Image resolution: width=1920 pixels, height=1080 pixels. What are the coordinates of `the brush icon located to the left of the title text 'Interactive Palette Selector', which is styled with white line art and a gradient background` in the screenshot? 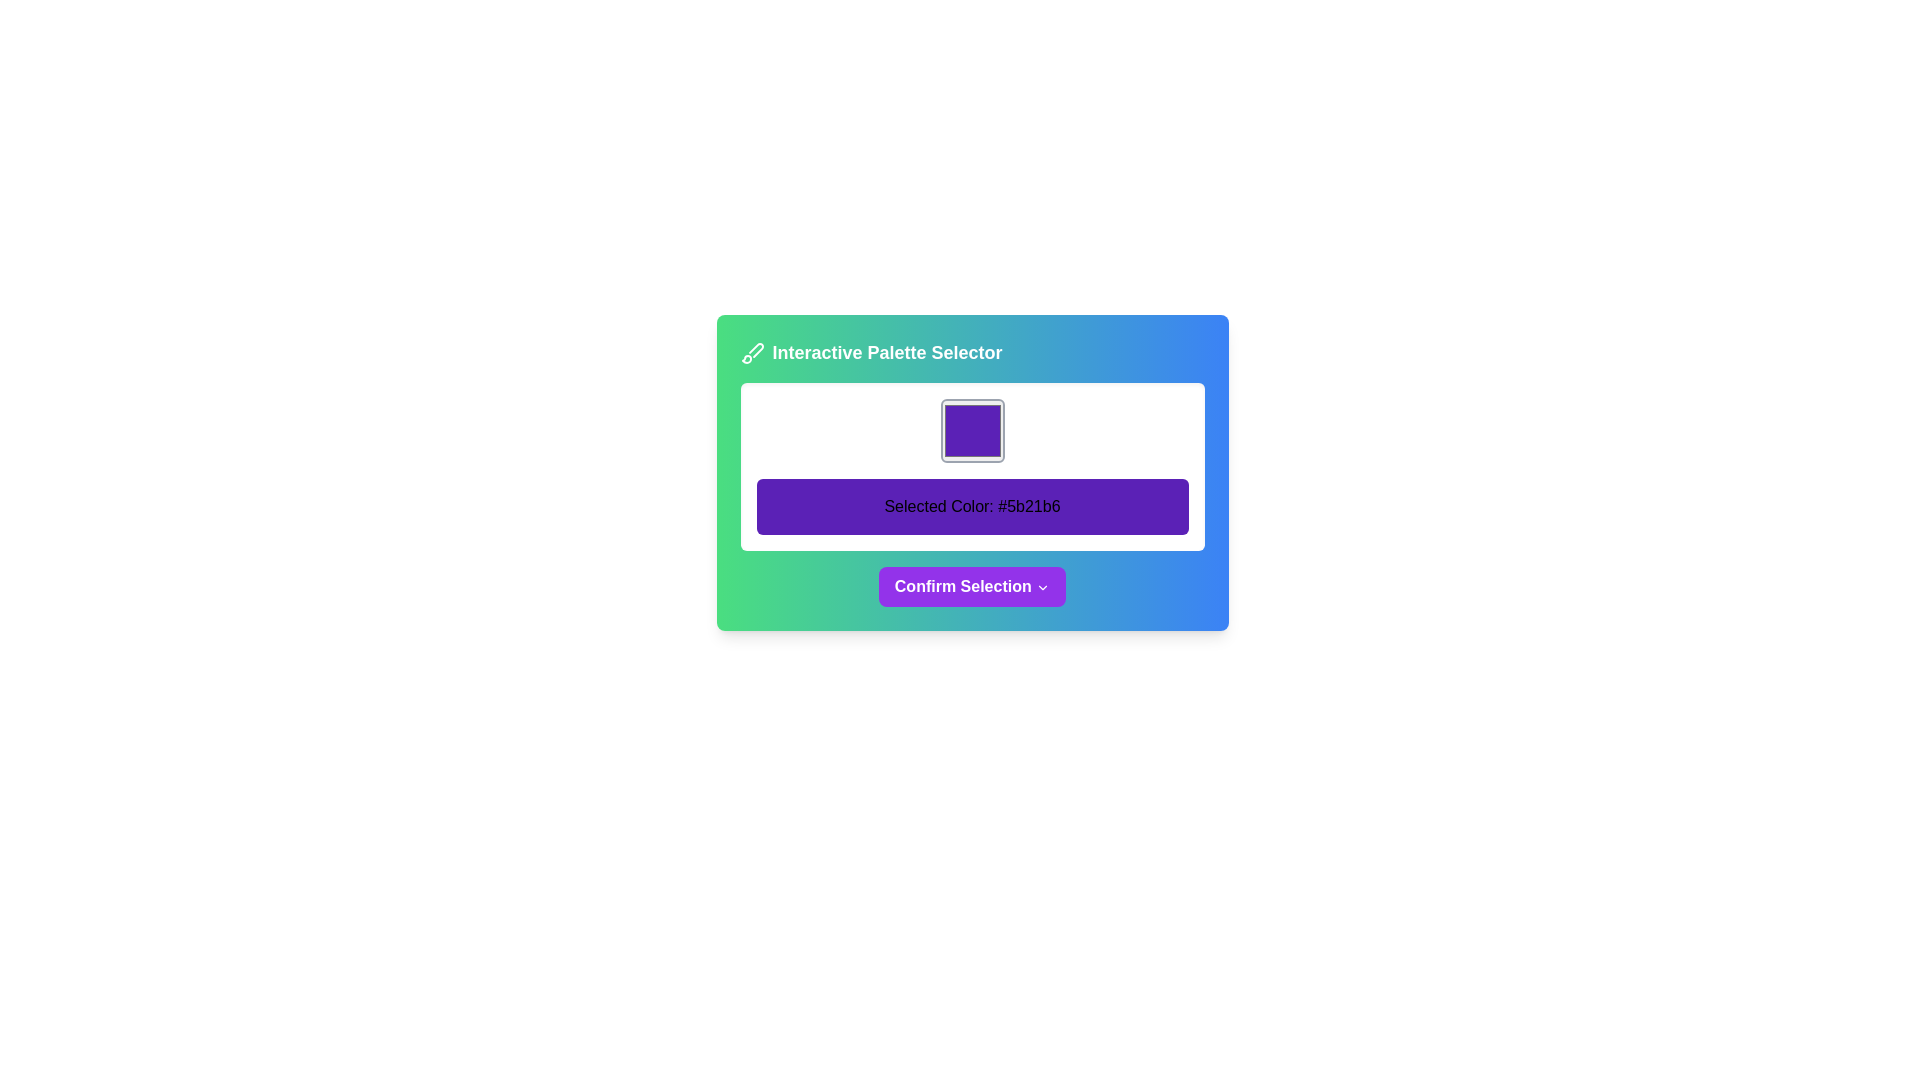 It's located at (751, 352).